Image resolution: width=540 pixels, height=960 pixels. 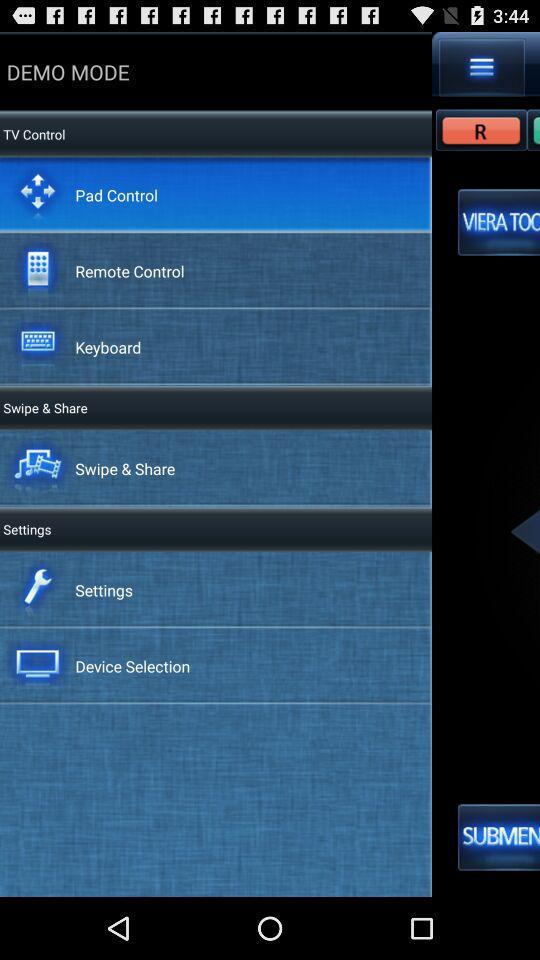 I want to click on the item next to the remote control icon, so click(x=498, y=222).